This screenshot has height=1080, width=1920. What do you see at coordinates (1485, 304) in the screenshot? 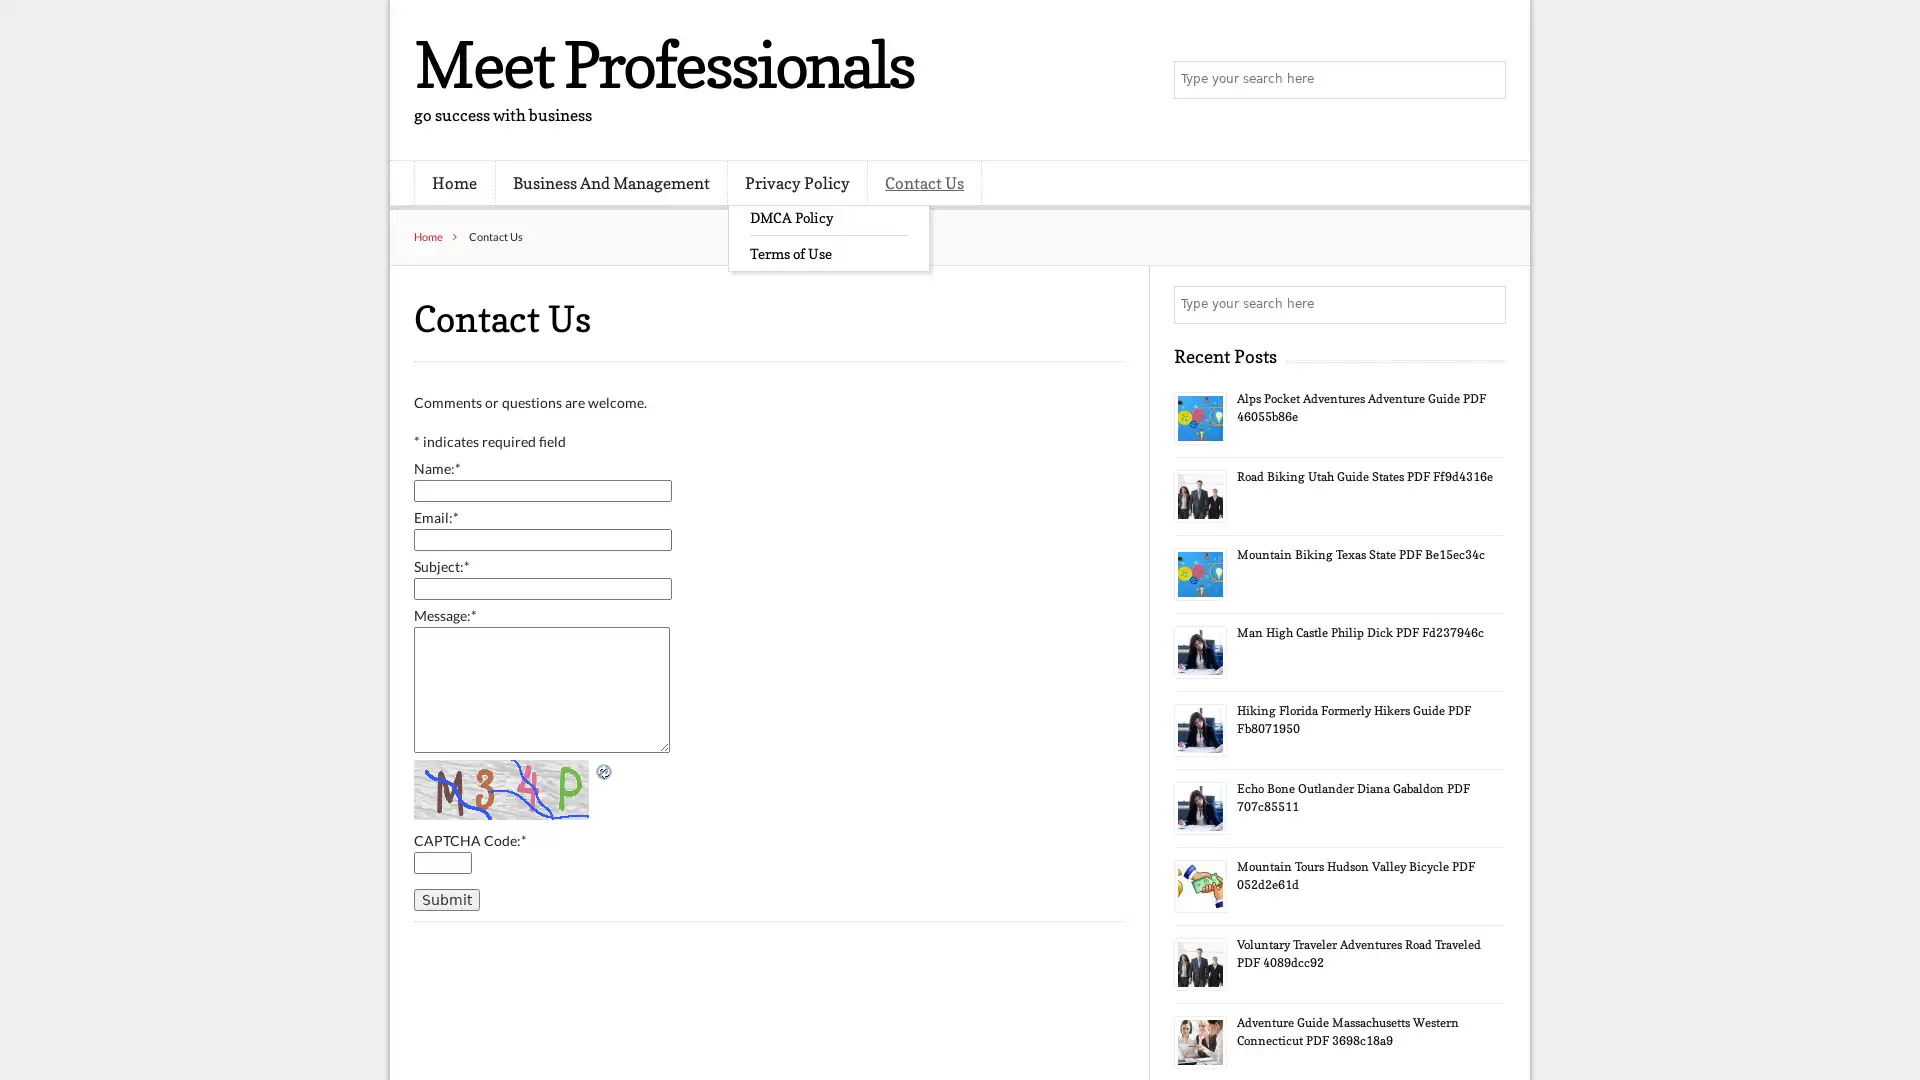
I see `Search` at bounding box center [1485, 304].